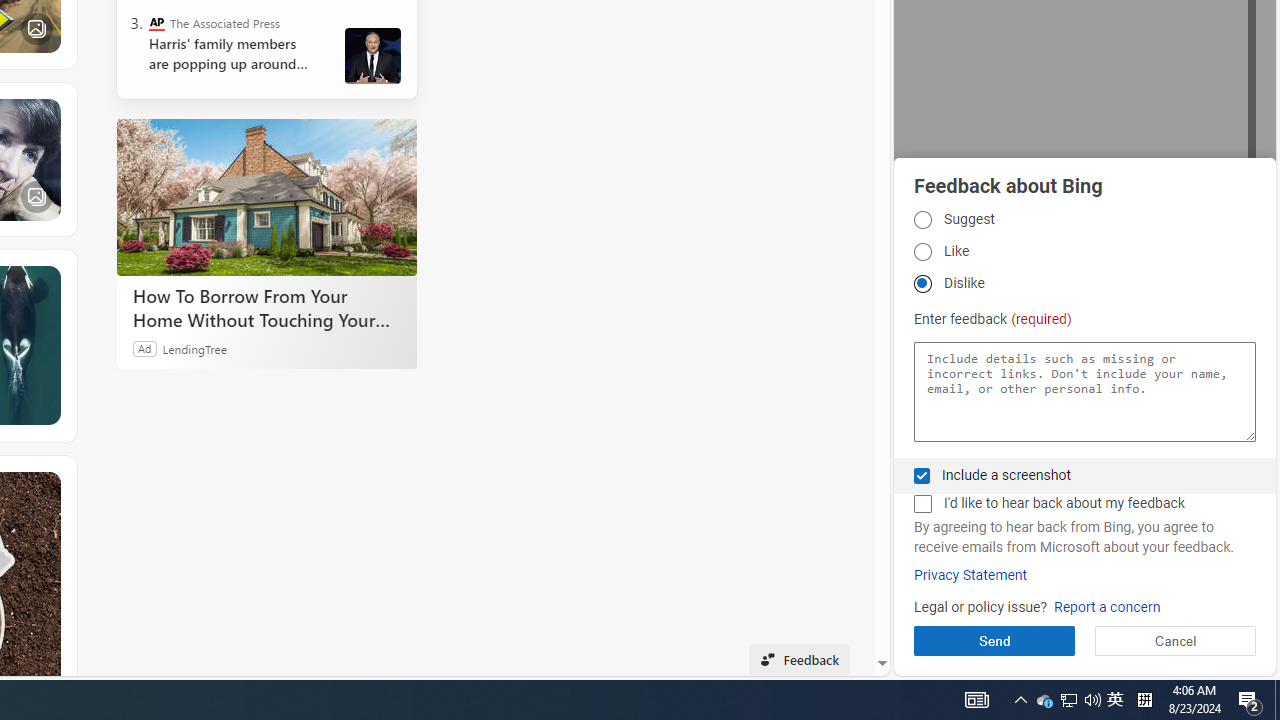  What do you see at coordinates (1106, 606) in the screenshot?
I see `'Report a concern'` at bounding box center [1106, 606].